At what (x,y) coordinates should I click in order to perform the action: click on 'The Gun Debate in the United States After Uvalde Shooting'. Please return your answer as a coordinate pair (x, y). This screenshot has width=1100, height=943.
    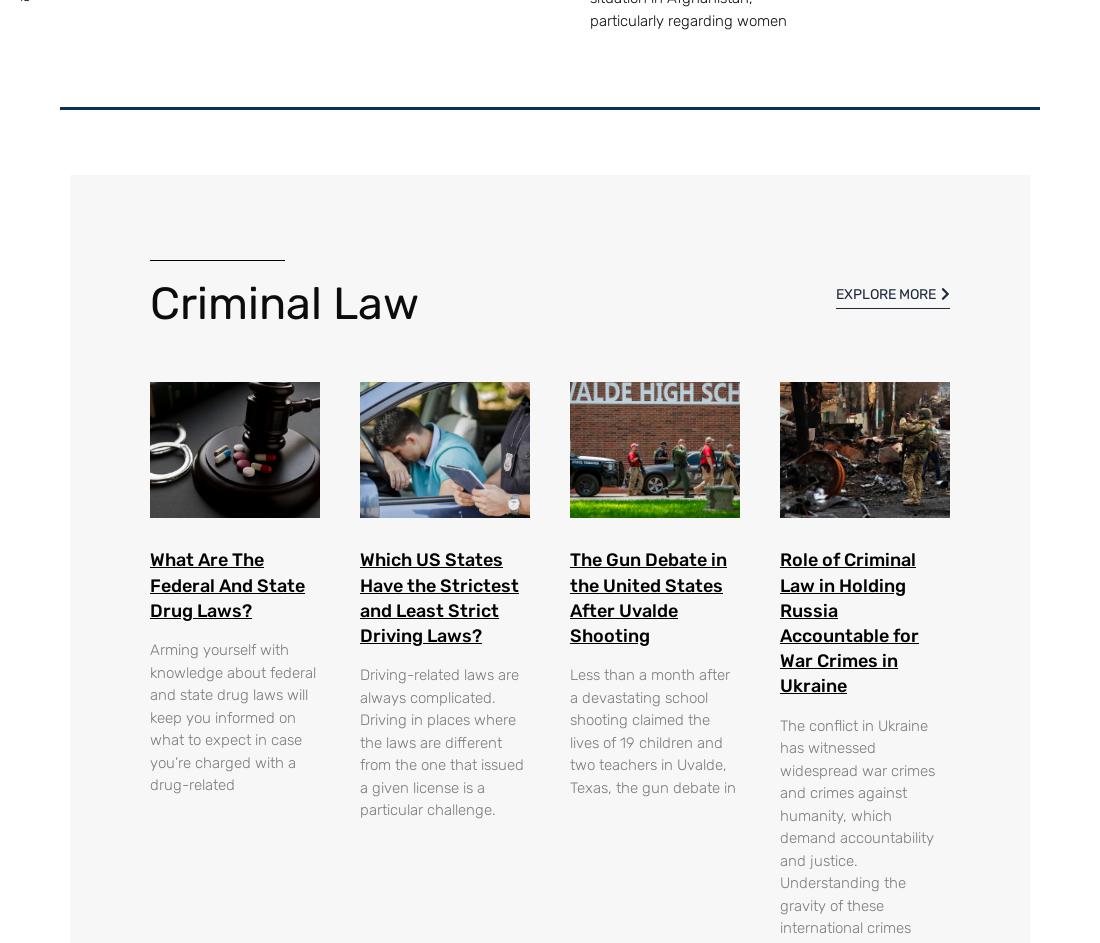
    Looking at the image, I should click on (648, 596).